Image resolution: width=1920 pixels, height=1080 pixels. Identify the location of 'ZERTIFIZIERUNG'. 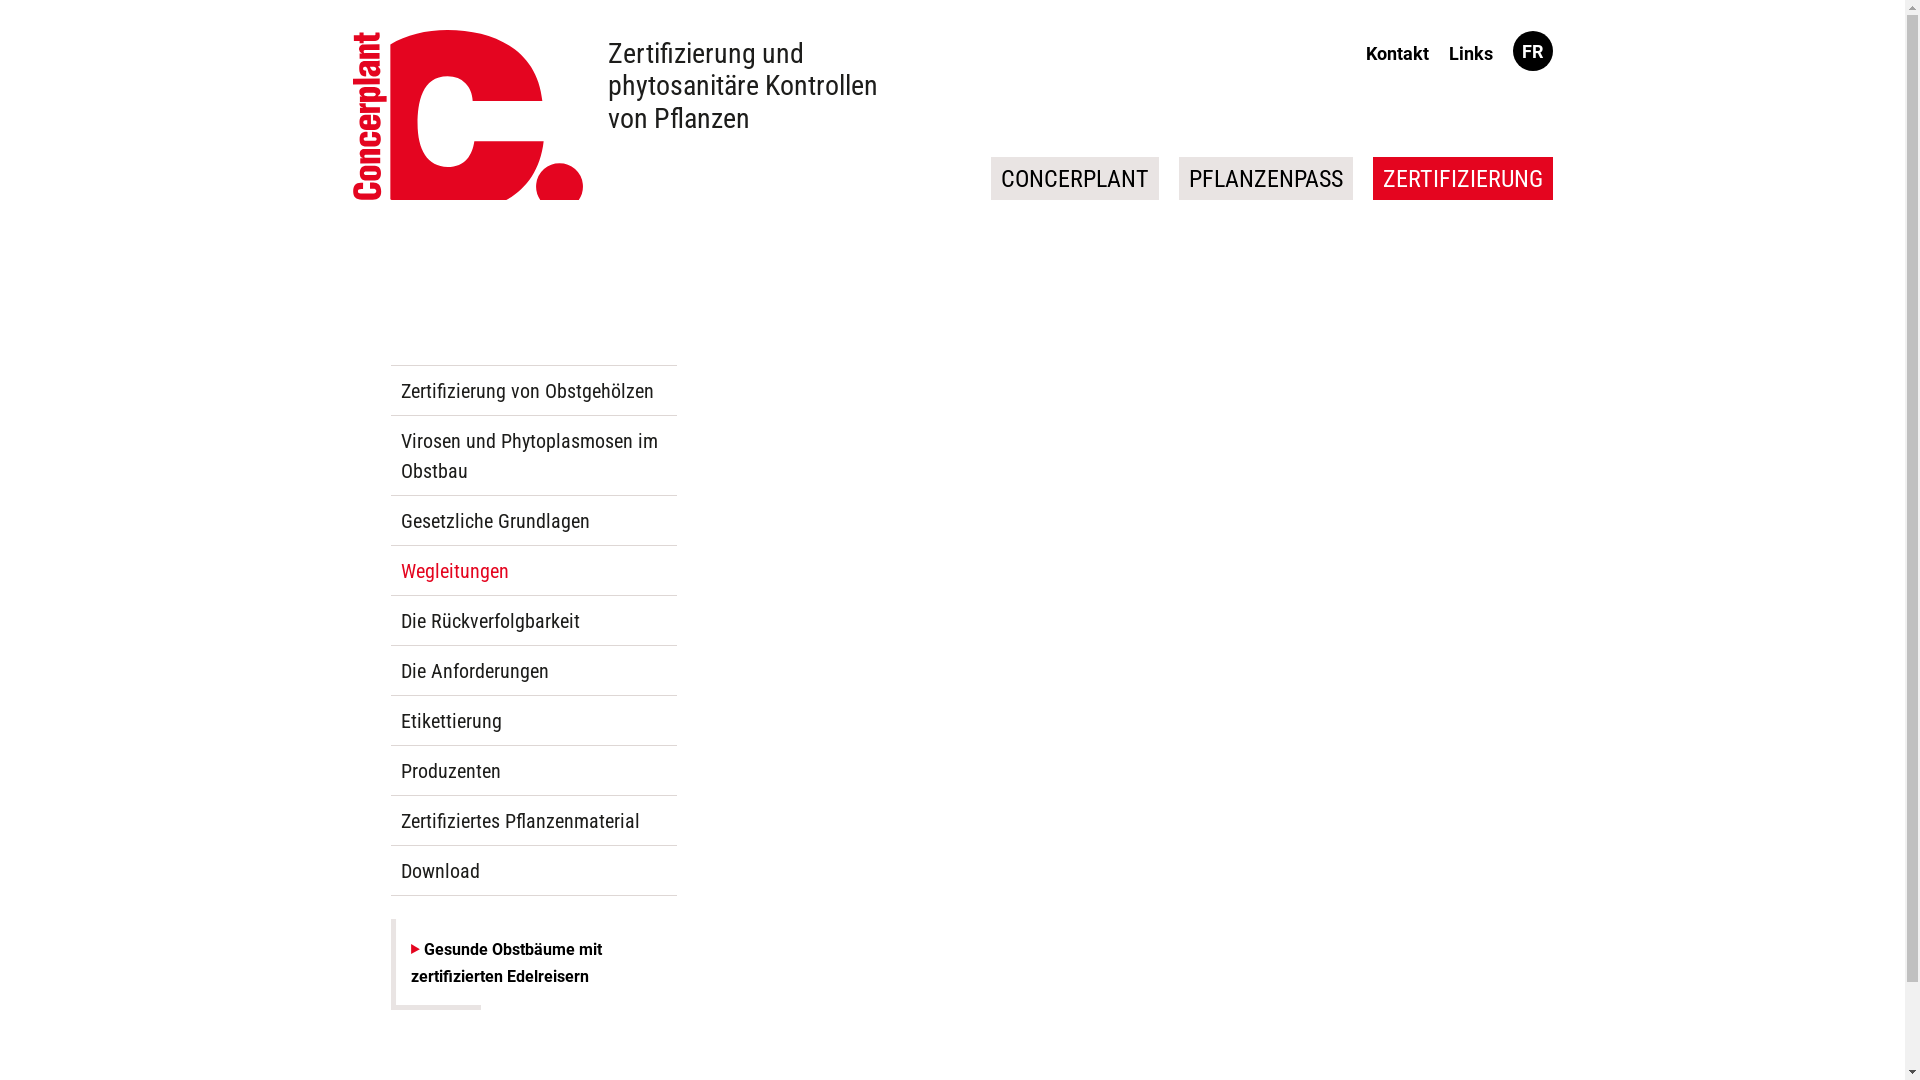
(1371, 177).